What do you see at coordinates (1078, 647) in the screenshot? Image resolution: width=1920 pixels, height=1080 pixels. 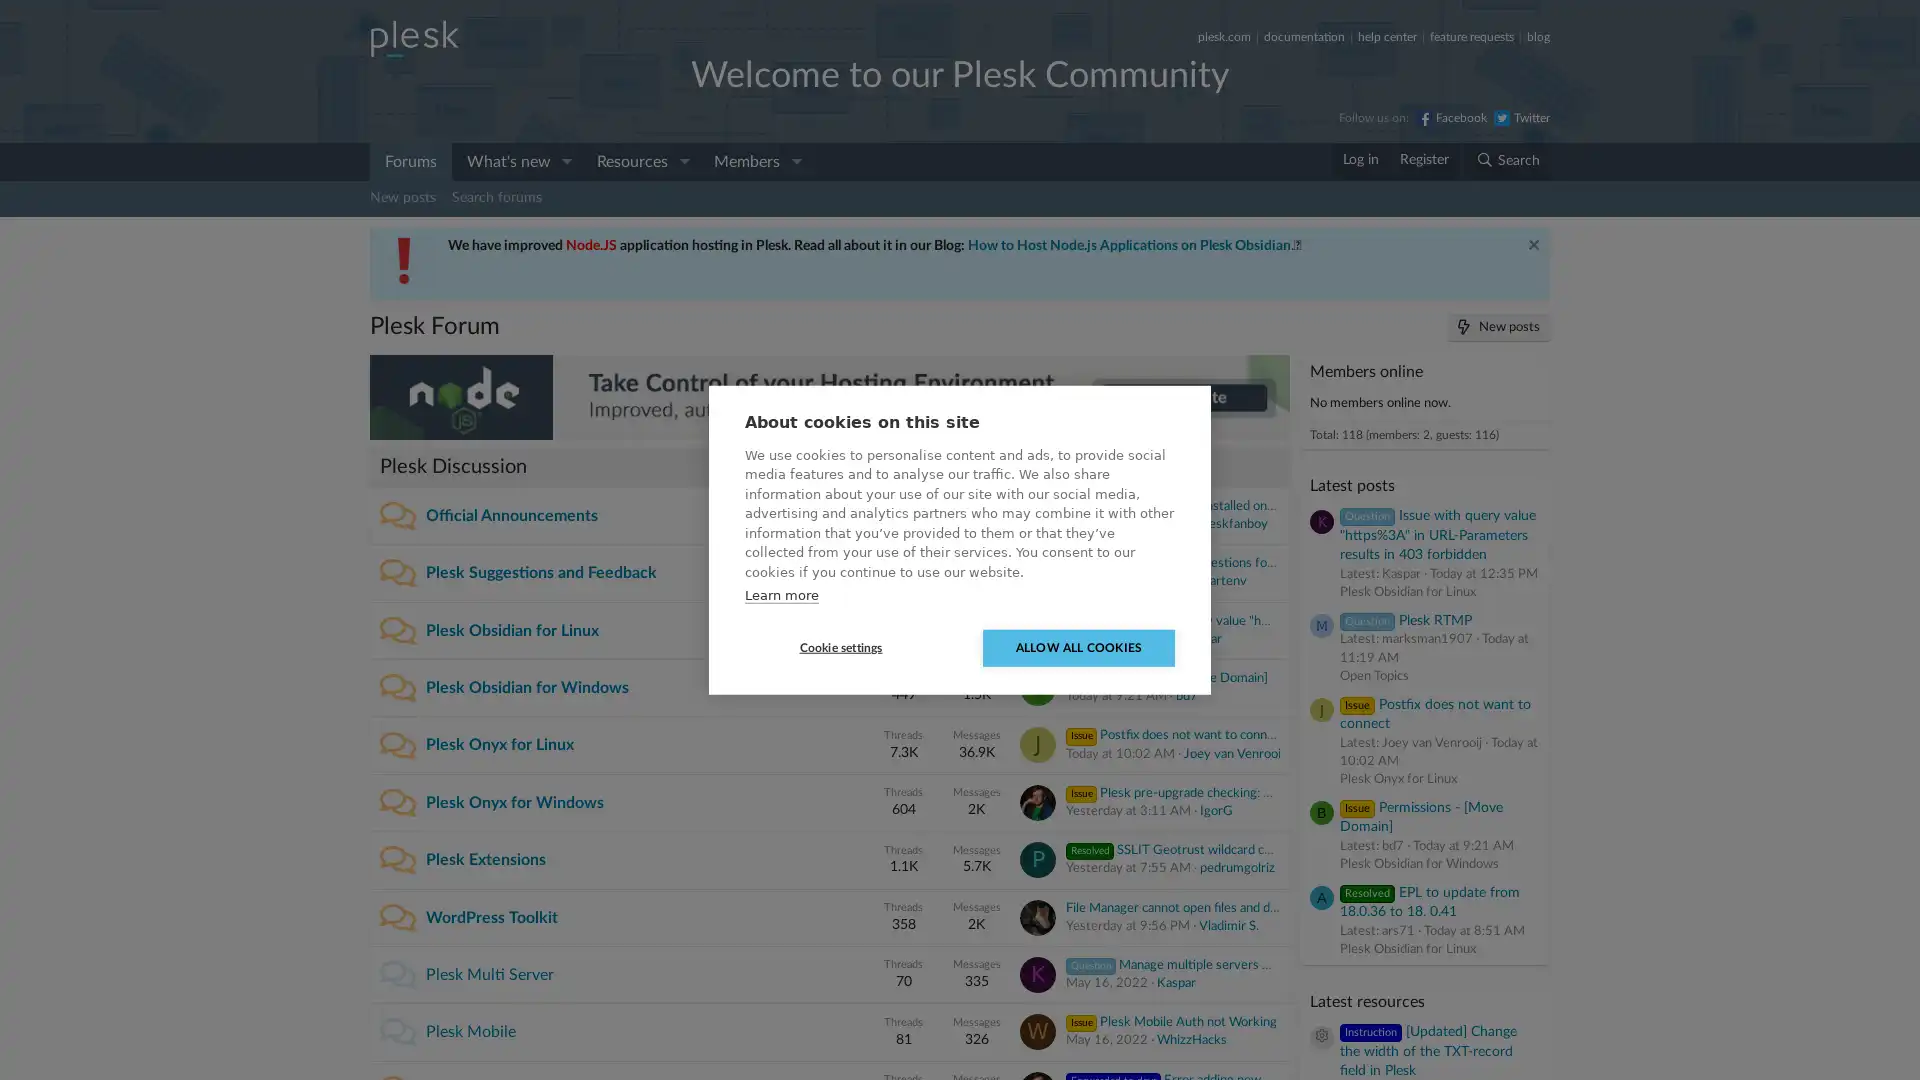 I see `ALLOW ALL COOKIES` at bounding box center [1078, 647].